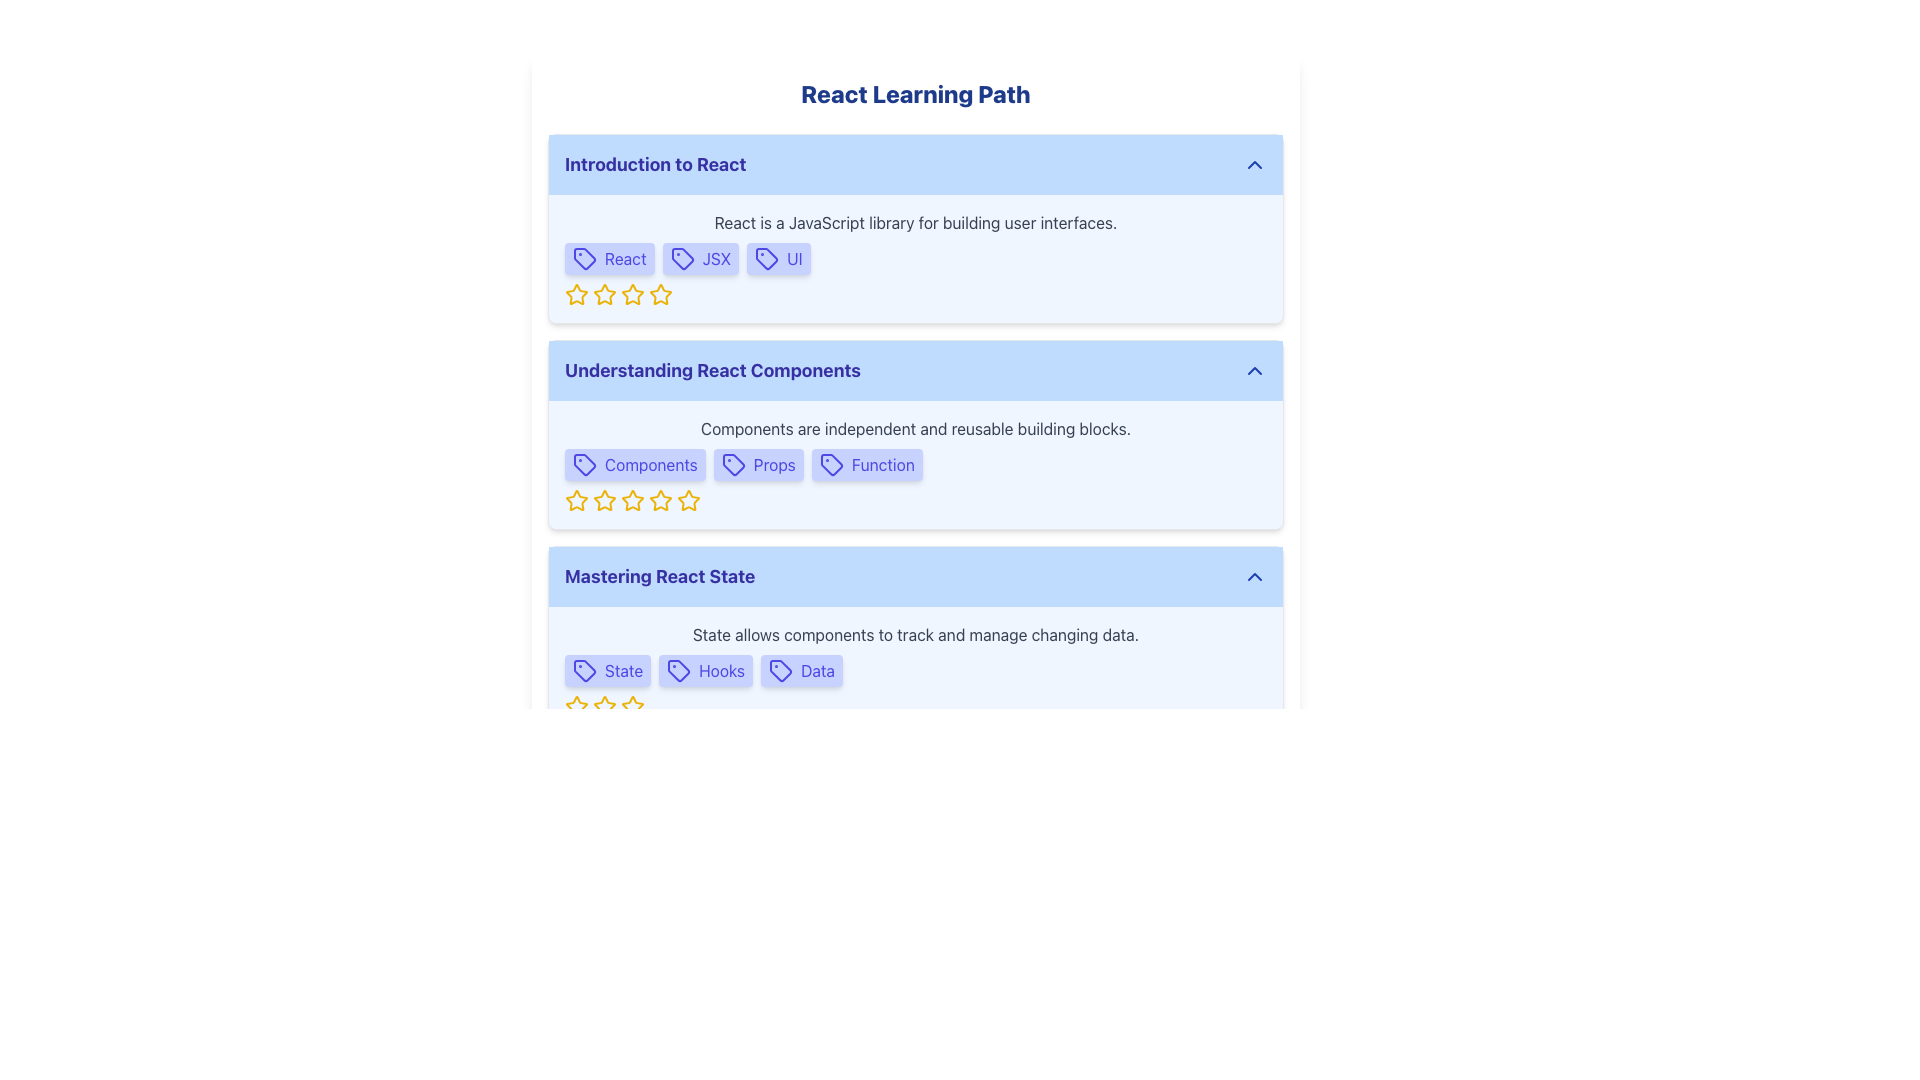 The width and height of the screenshot is (1920, 1080). What do you see at coordinates (603, 294) in the screenshot?
I see `the third star rating icon in the horizontal rating section under the 'Introduction to React' module for accessibility navigation` at bounding box center [603, 294].